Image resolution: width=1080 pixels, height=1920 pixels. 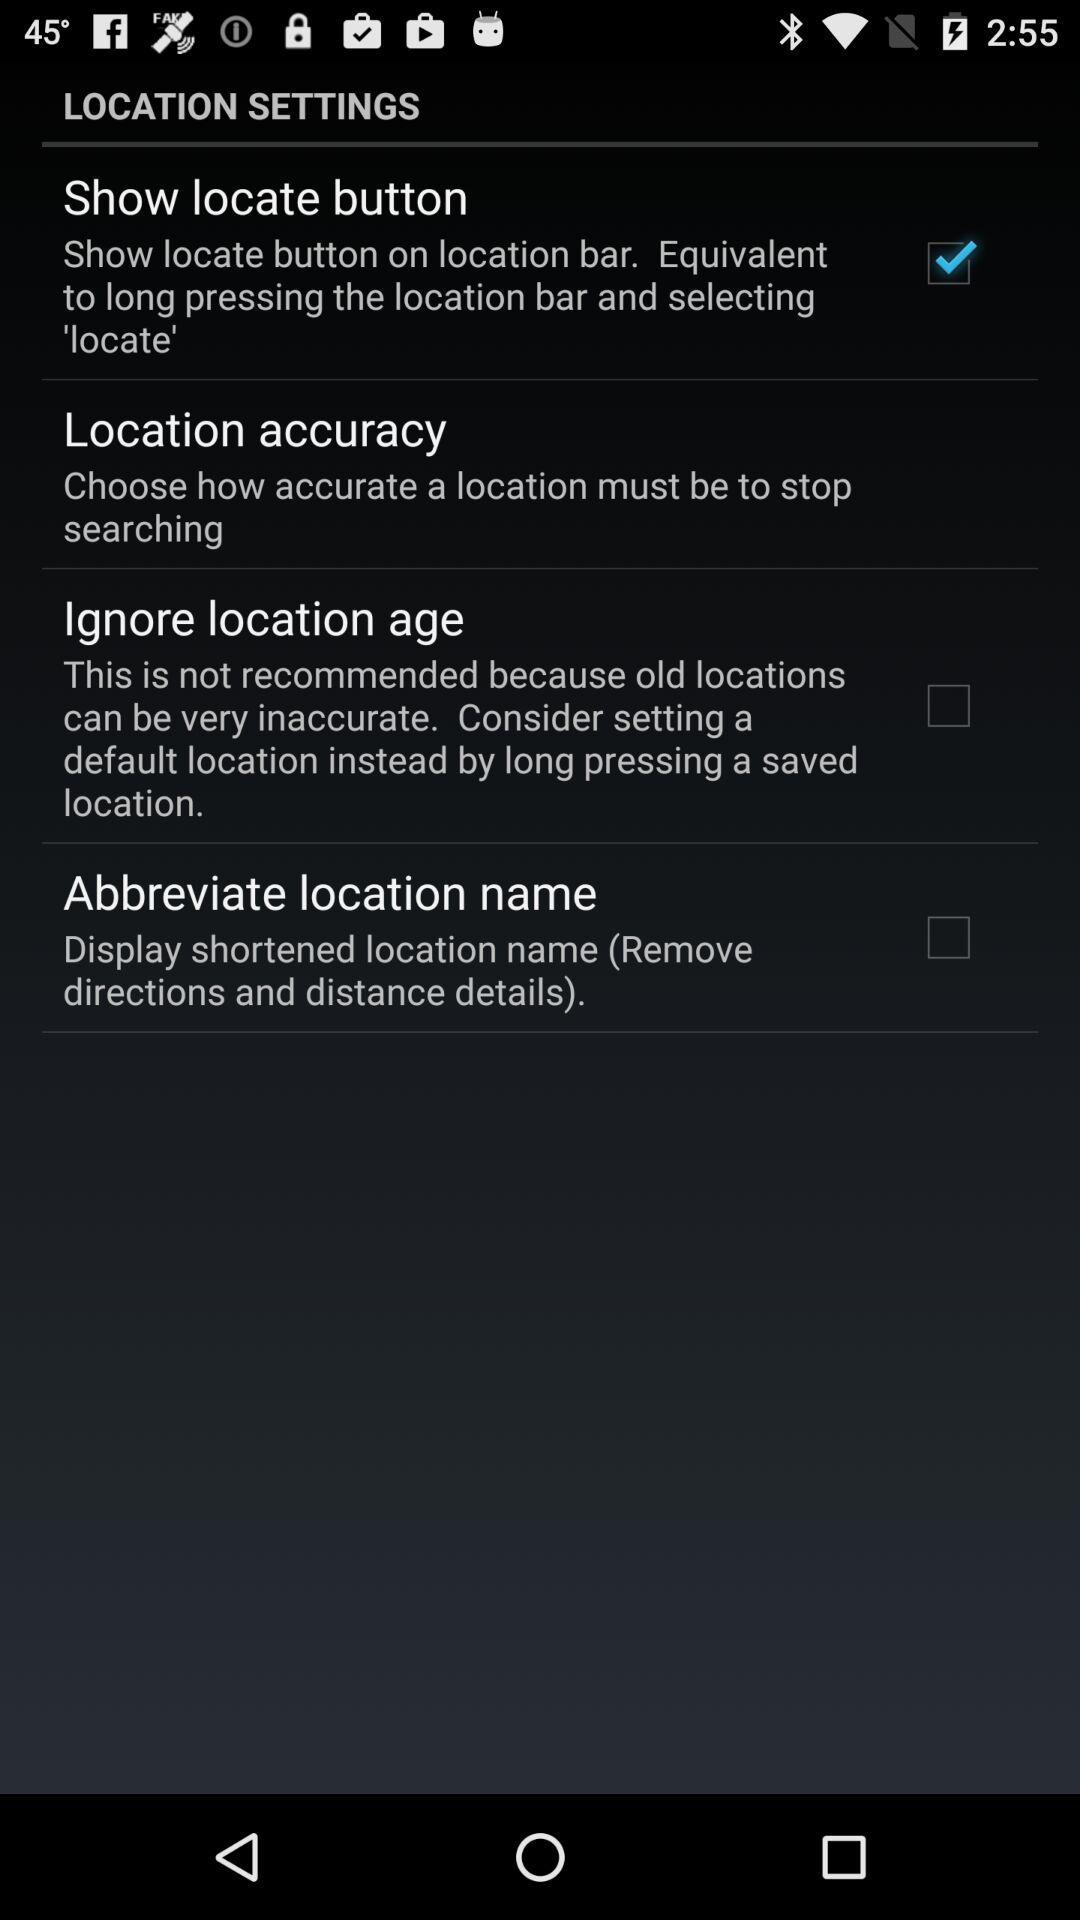 I want to click on ignore location age icon, so click(x=262, y=615).